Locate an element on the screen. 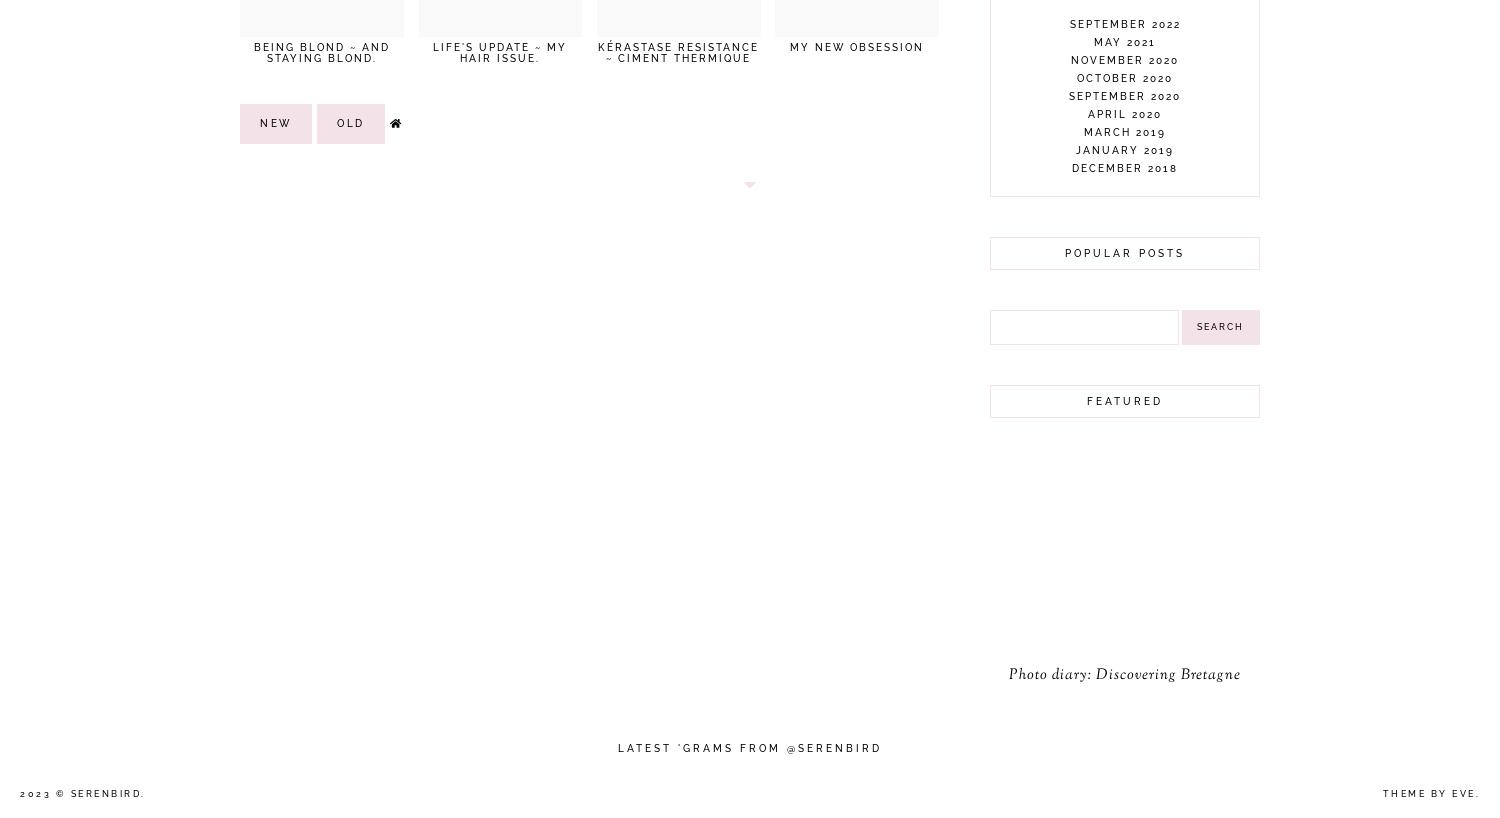 The width and height of the screenshot is (1500, 818). 'August 2016' is located at coordinates (1079, 598).